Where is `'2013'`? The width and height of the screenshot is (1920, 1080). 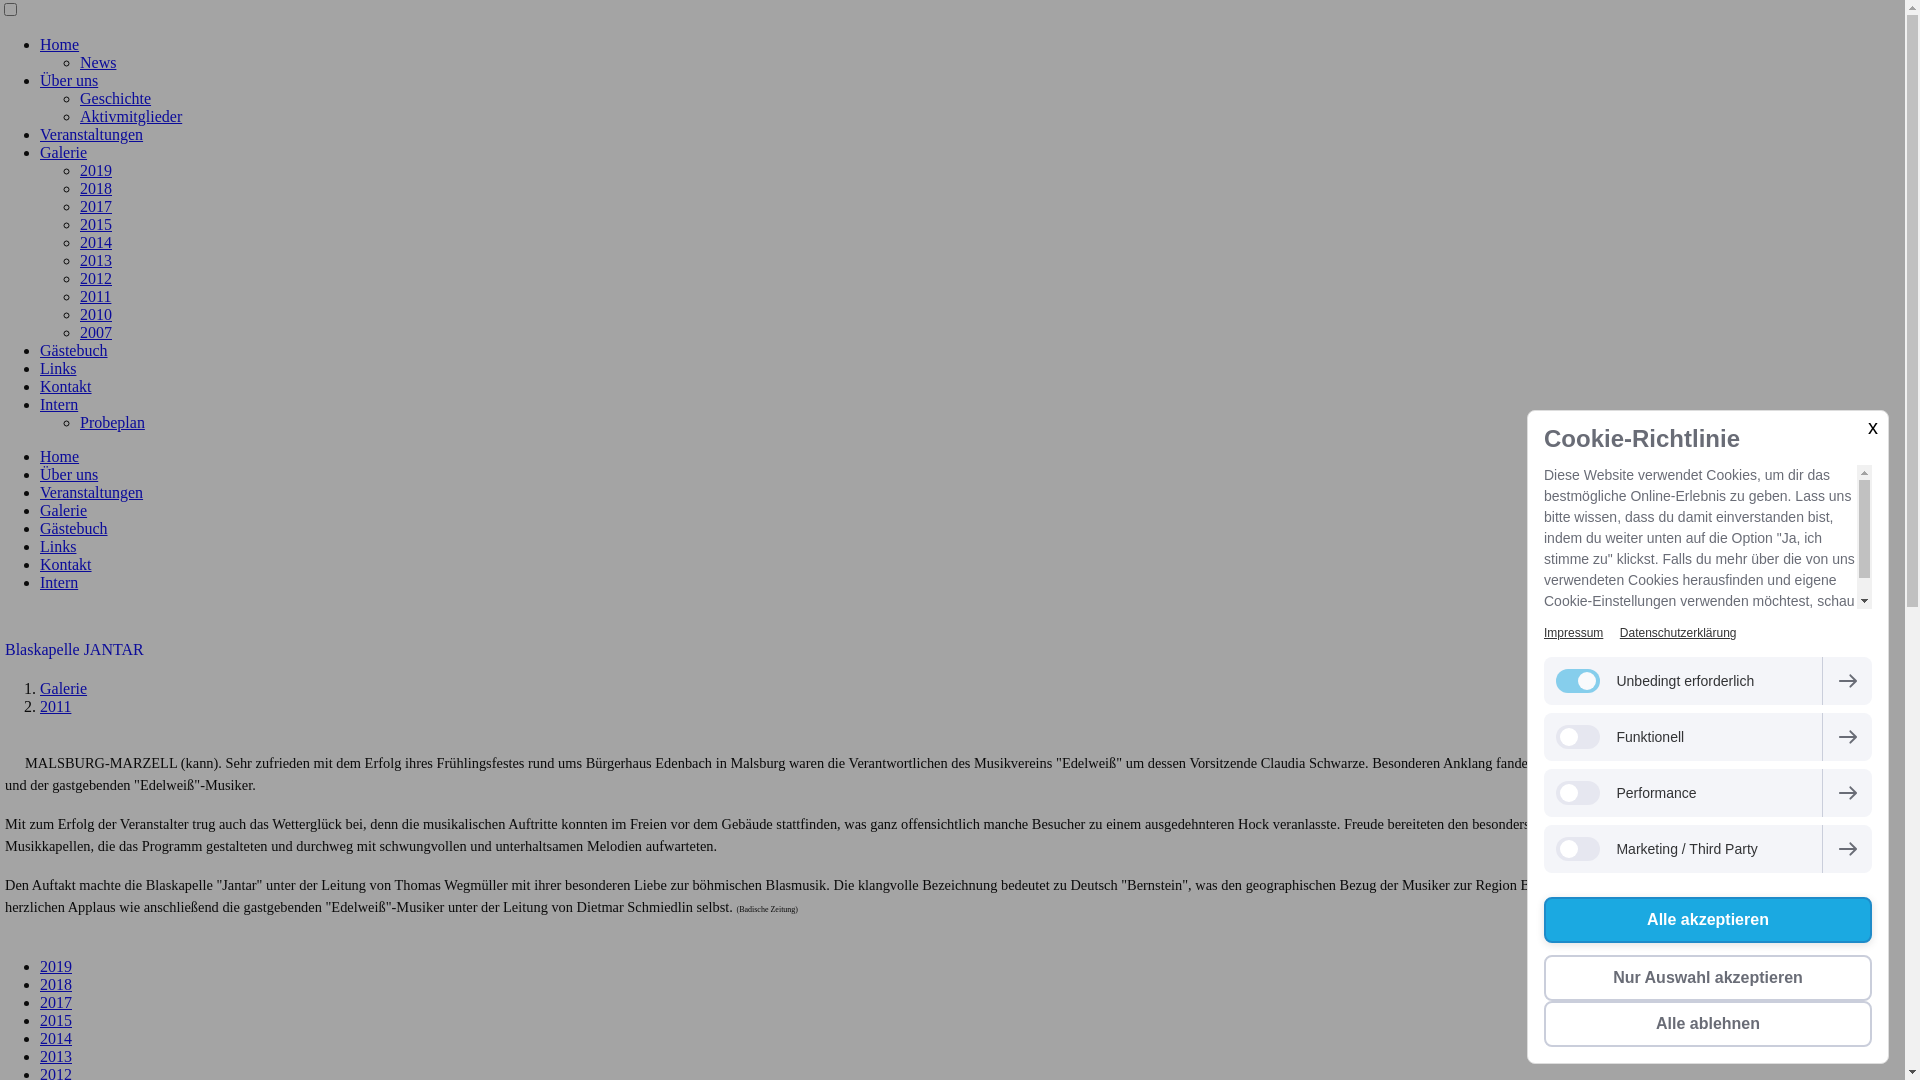
'2013' is located at coordinates (80, 259).